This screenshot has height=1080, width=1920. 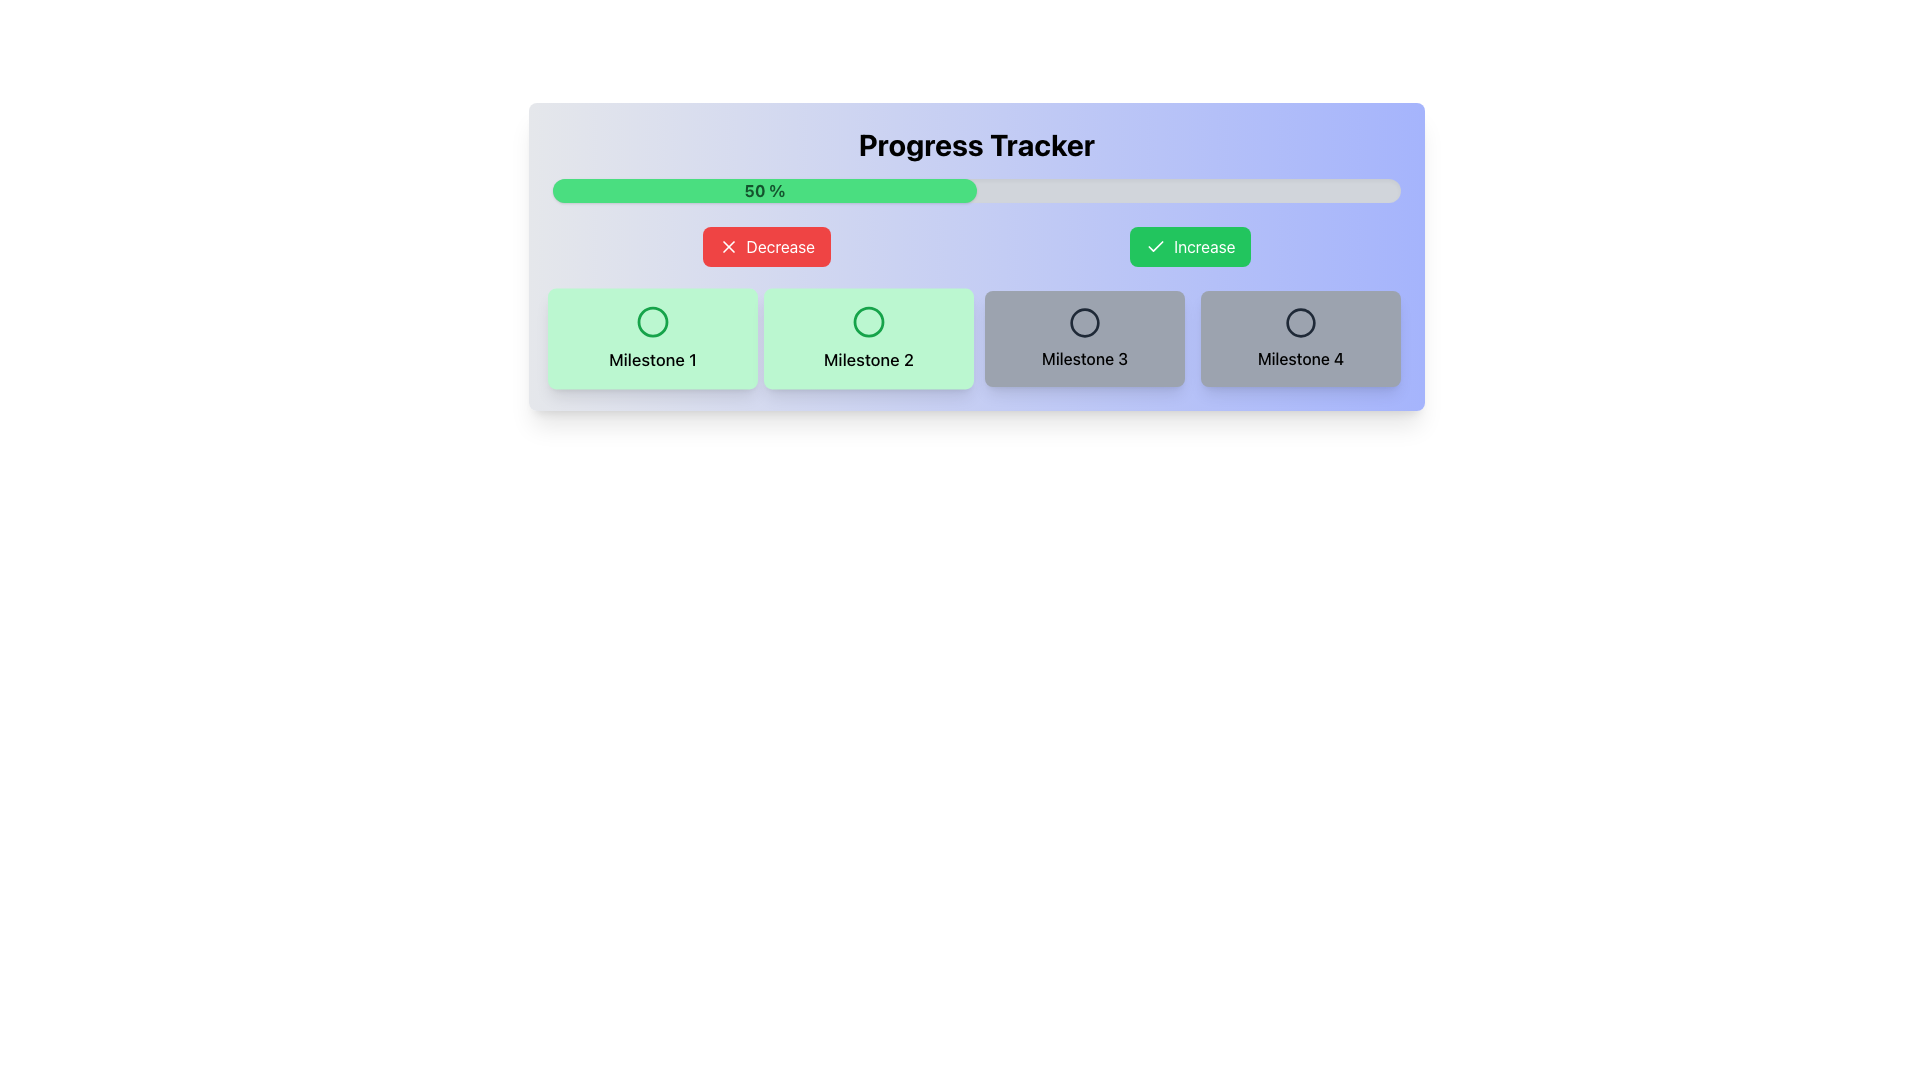 What do you see at coordinates (727, 245) in the screenshot?
I see `the red 'X' icon inside the 'Decrease' button, which indicates a dismiss or reduction action` at bounding box center [727, 245].